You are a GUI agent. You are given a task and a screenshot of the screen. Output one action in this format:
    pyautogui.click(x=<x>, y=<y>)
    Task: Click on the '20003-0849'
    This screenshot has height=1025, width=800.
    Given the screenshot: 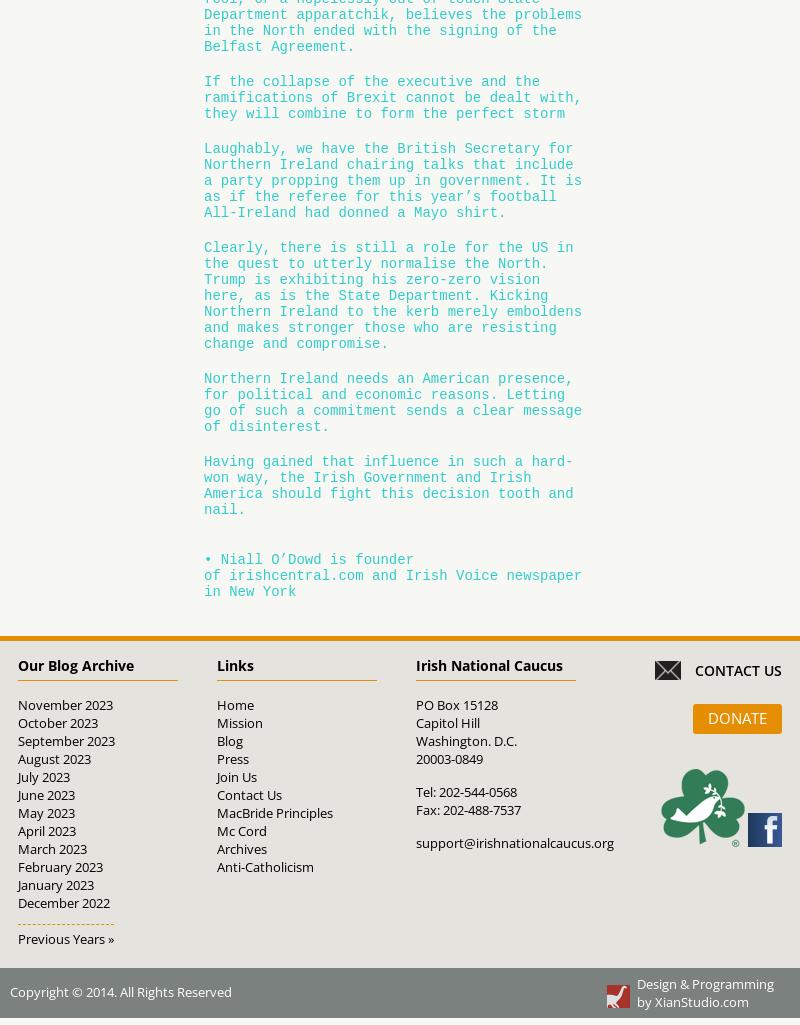 What is the action you would take?
    pyautogui.click(x=447, y=757)
    